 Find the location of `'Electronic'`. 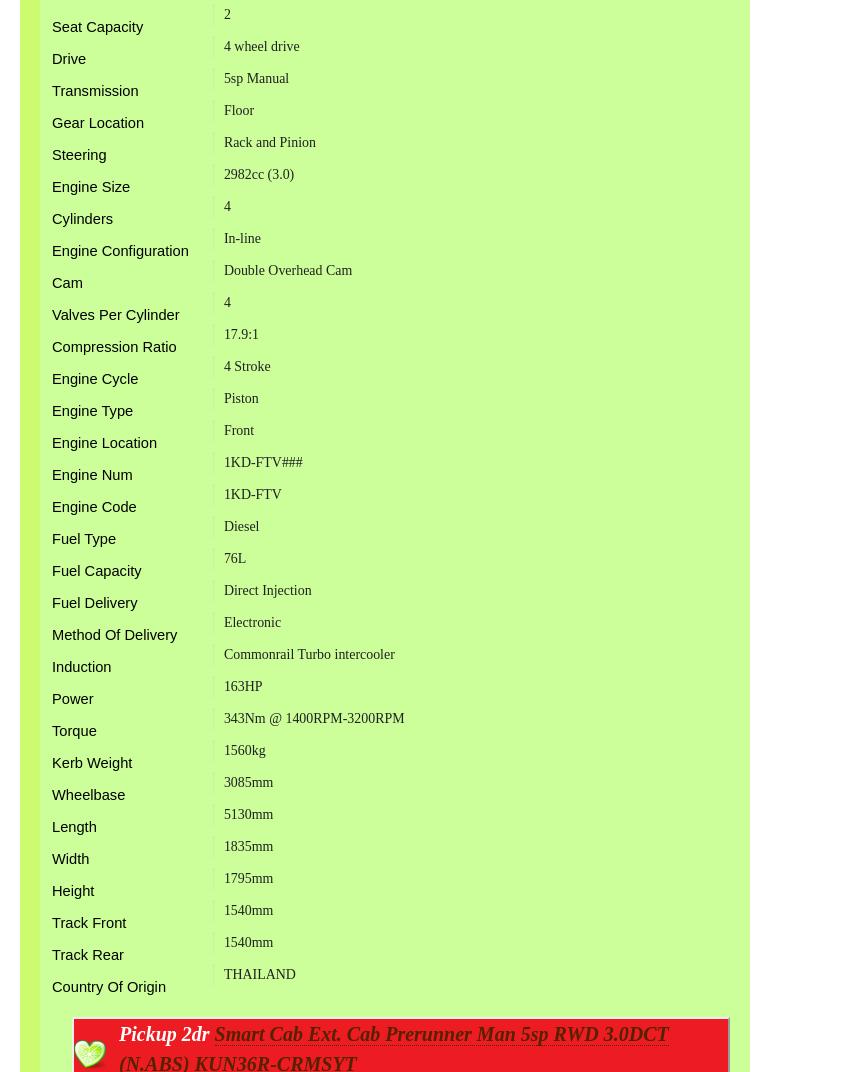

'Electronic' is located at coordinates (250, 621).